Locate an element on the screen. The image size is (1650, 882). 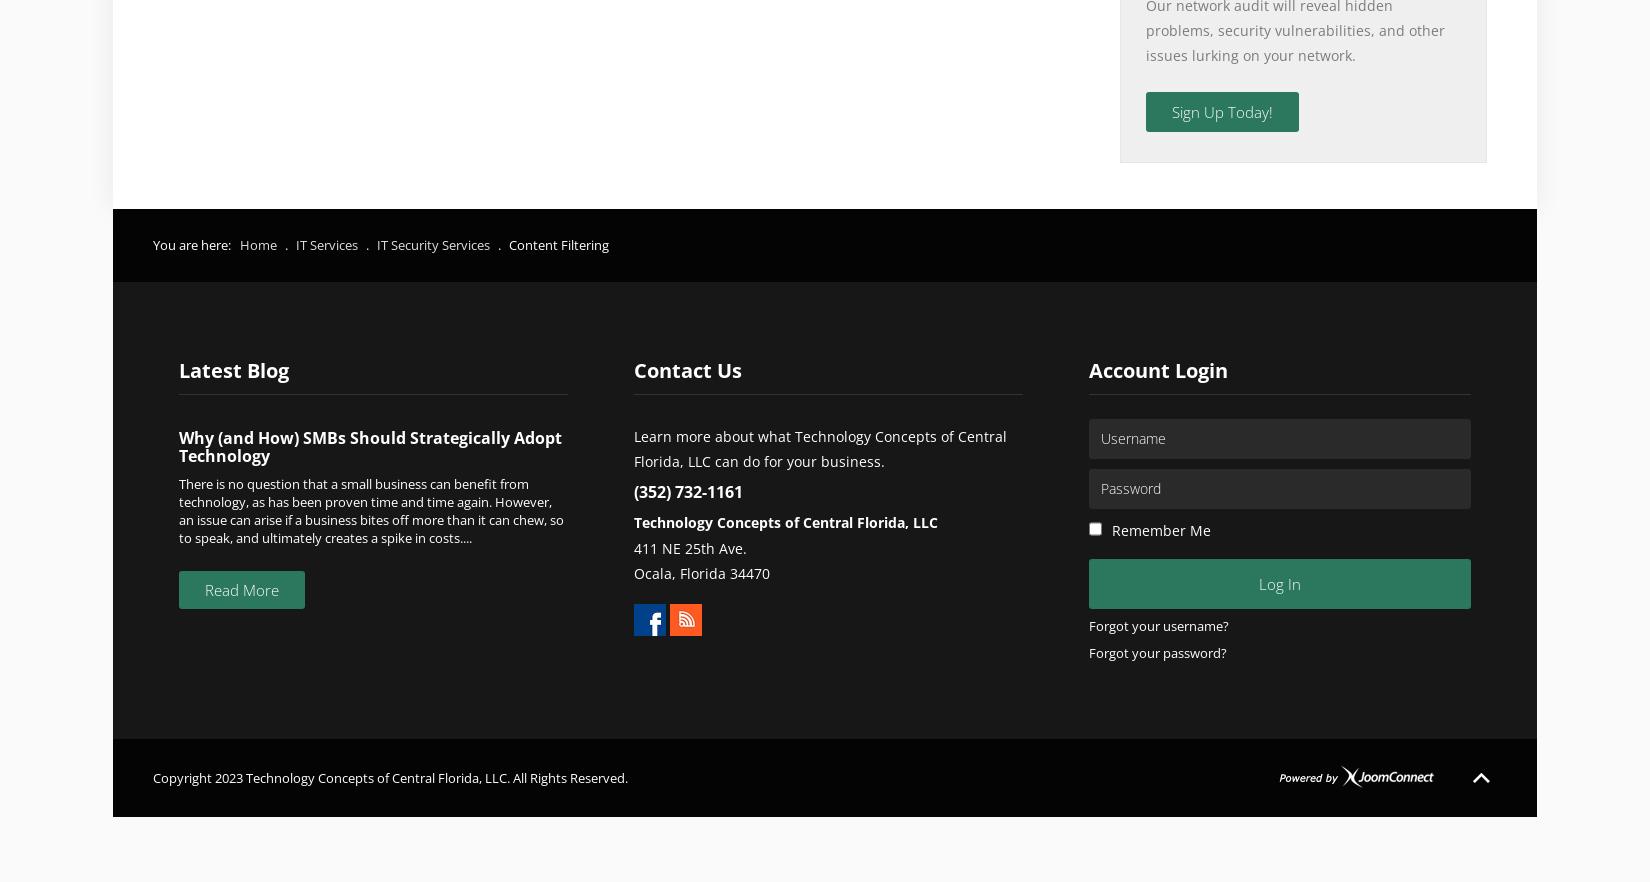
'You are here:' is located at coordinates (152, 244).